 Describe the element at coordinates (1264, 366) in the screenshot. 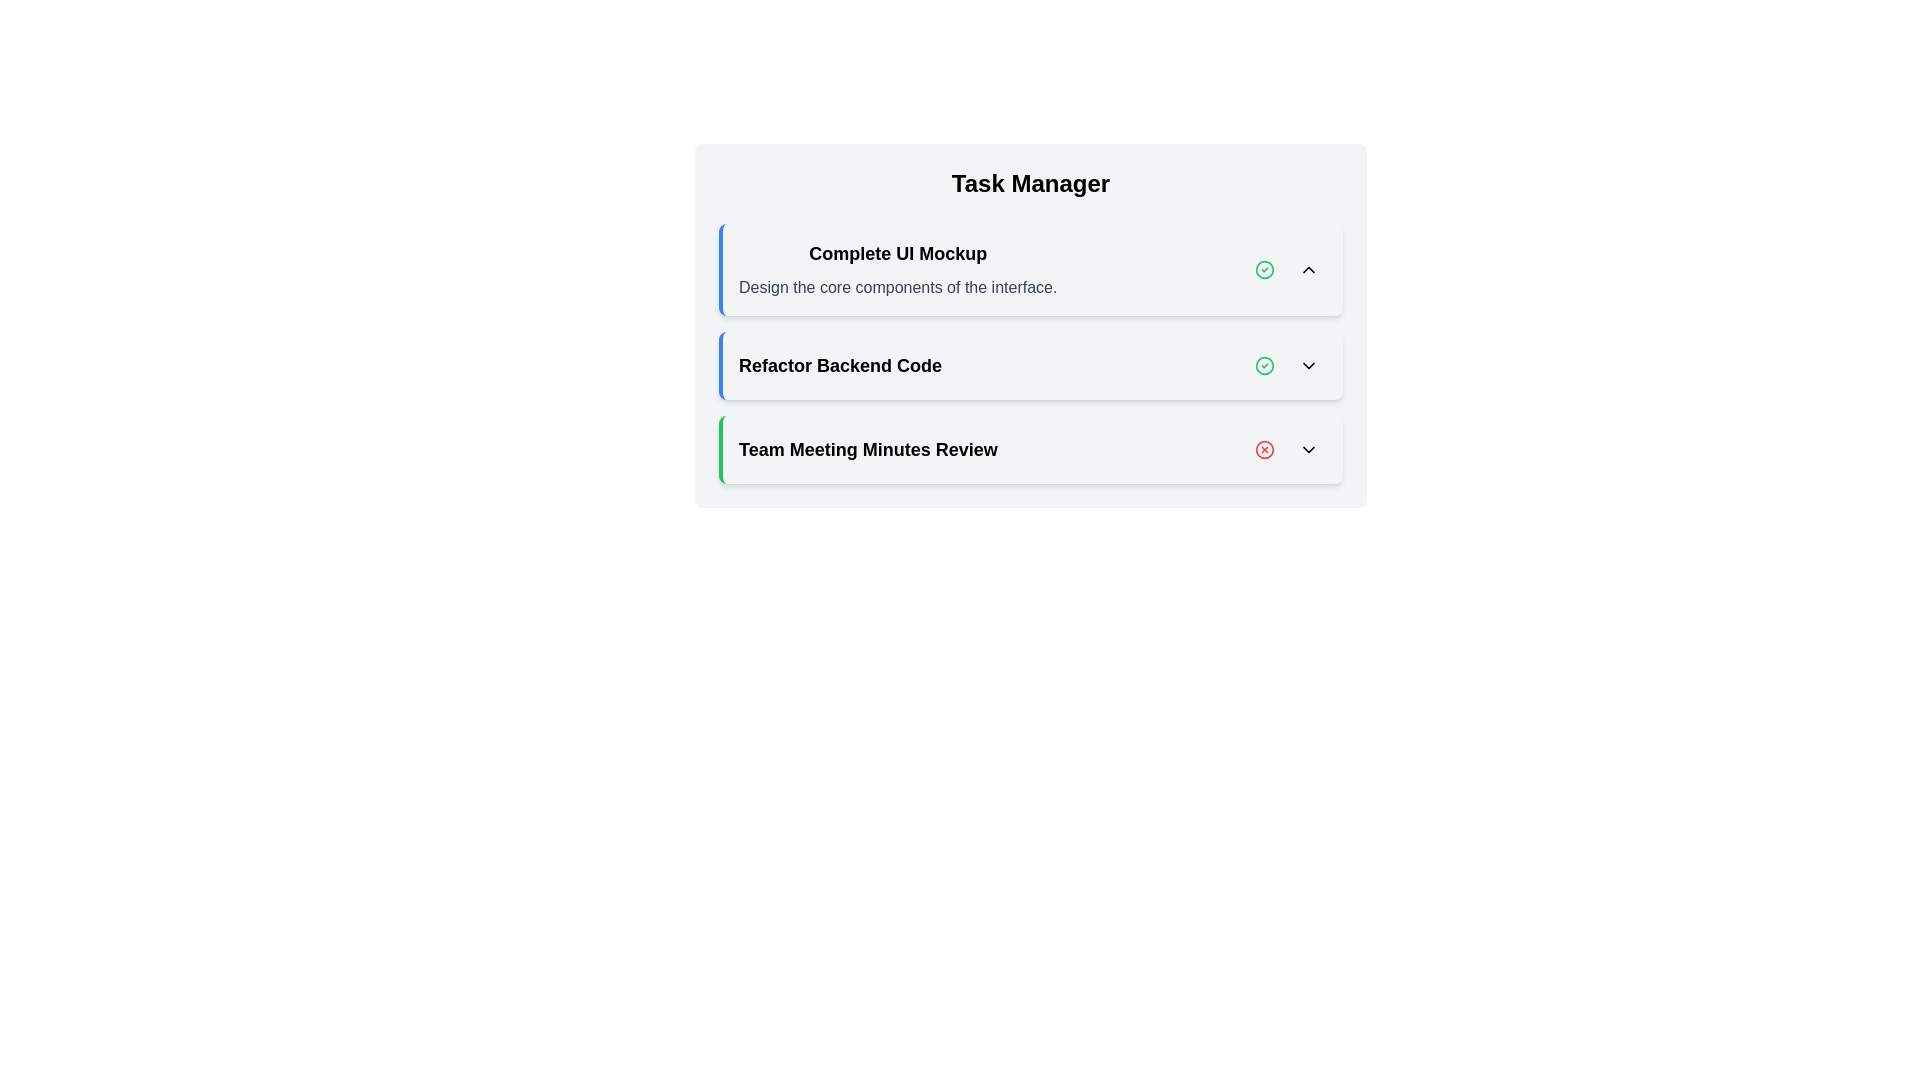

I see `the circular-shaped icon with a green outline and a check mark in the center, indicating a completed or verified status, located on the right side of the 'Complete UI Mockup' task row` at that location.